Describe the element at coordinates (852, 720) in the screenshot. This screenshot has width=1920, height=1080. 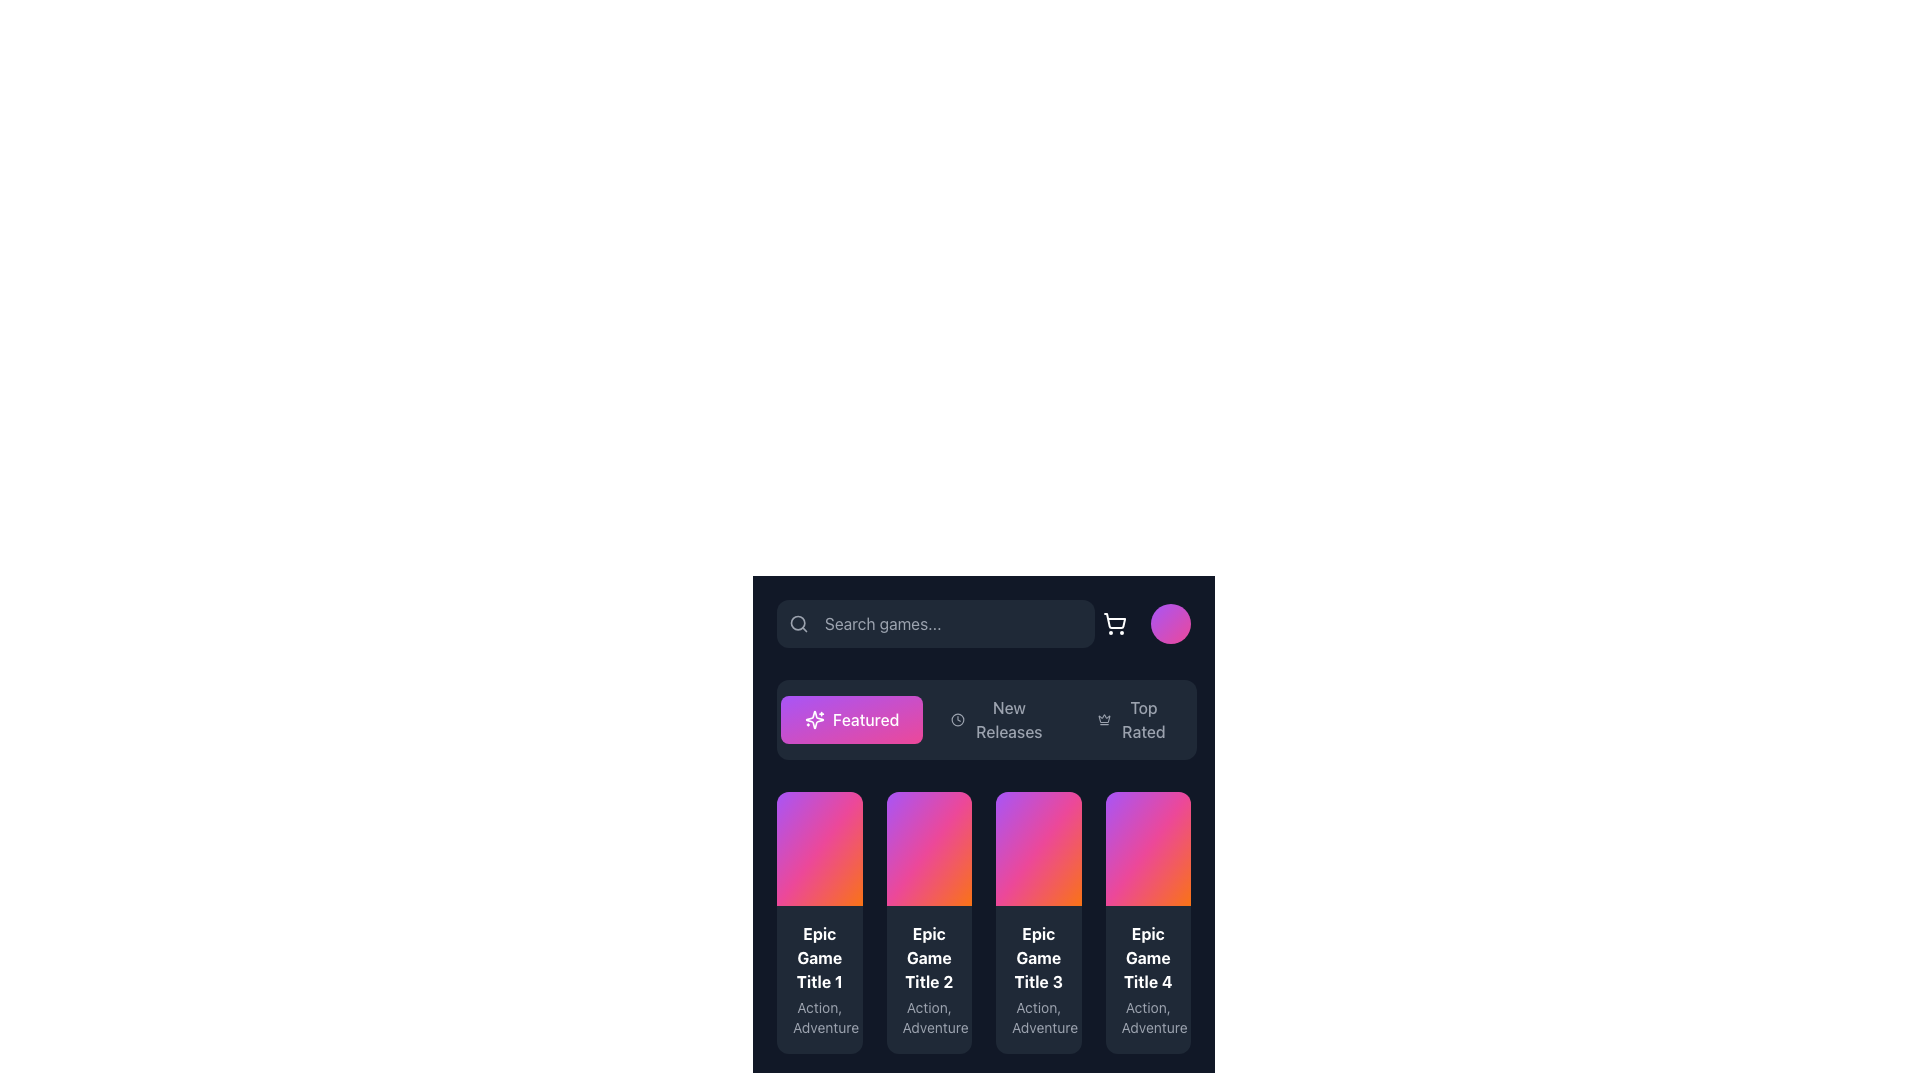
I see `the first button in a horizontal group of three buttons, located above the content grid` at that location.